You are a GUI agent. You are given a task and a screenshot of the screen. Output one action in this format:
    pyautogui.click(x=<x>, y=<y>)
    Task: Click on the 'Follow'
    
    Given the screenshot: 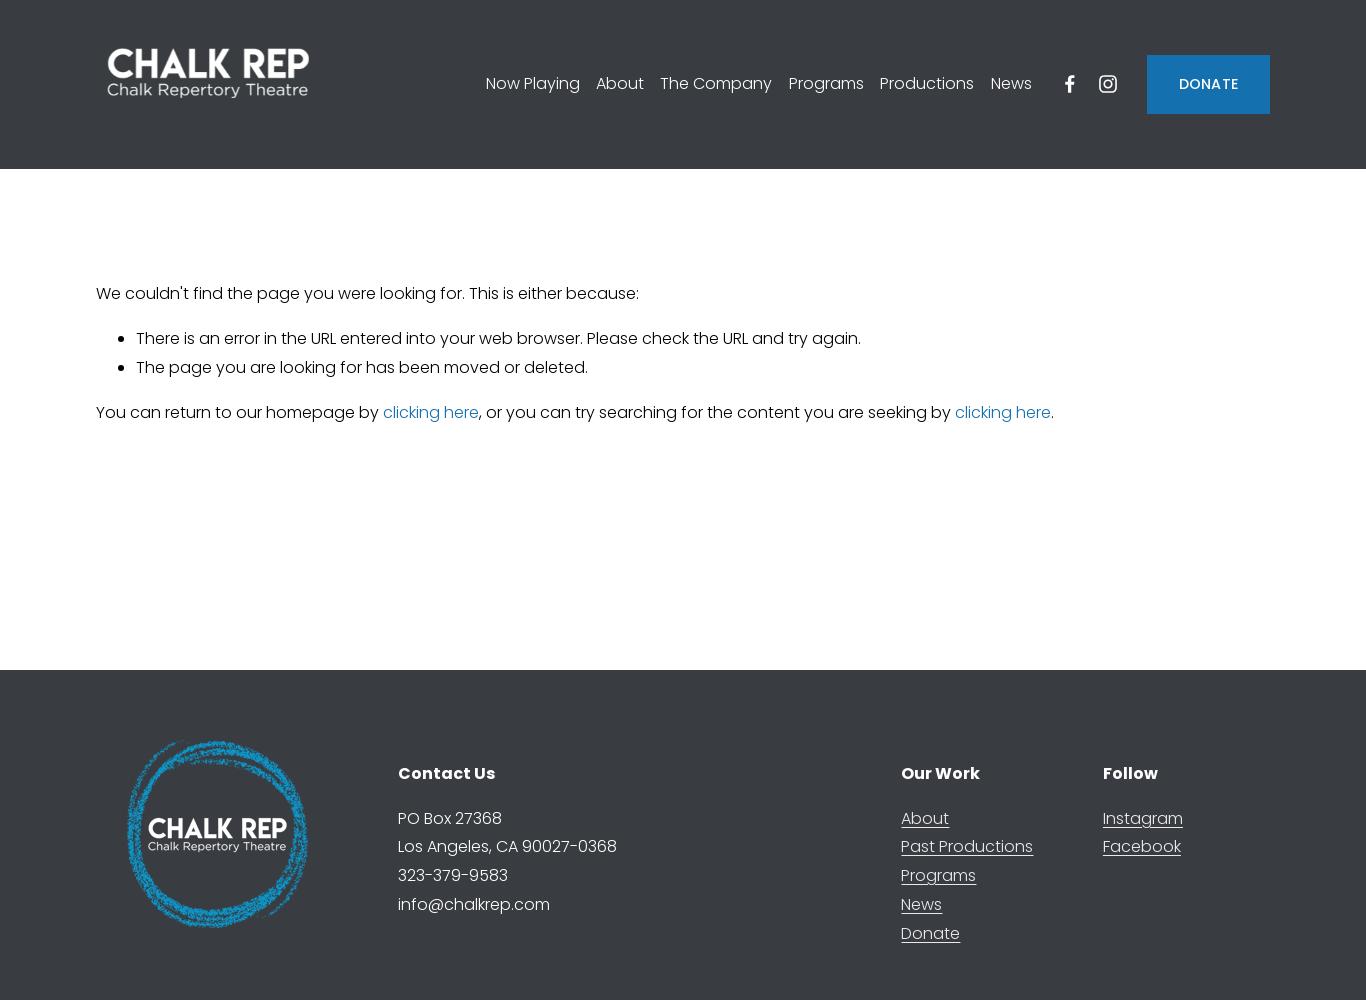 What is the action you would take?
    pyautogui.click(x=1128, y=772)
    